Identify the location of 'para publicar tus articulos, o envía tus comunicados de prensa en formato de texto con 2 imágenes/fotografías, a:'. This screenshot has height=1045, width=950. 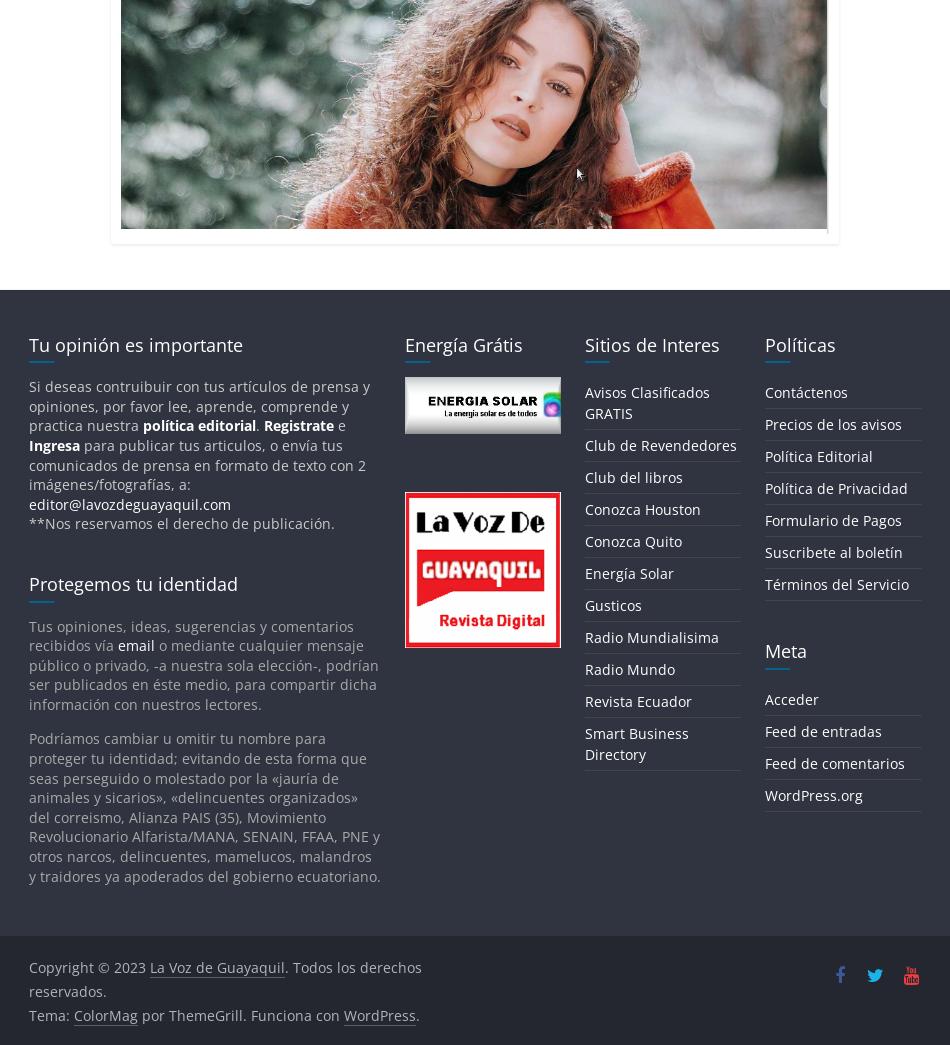
(196, 464).